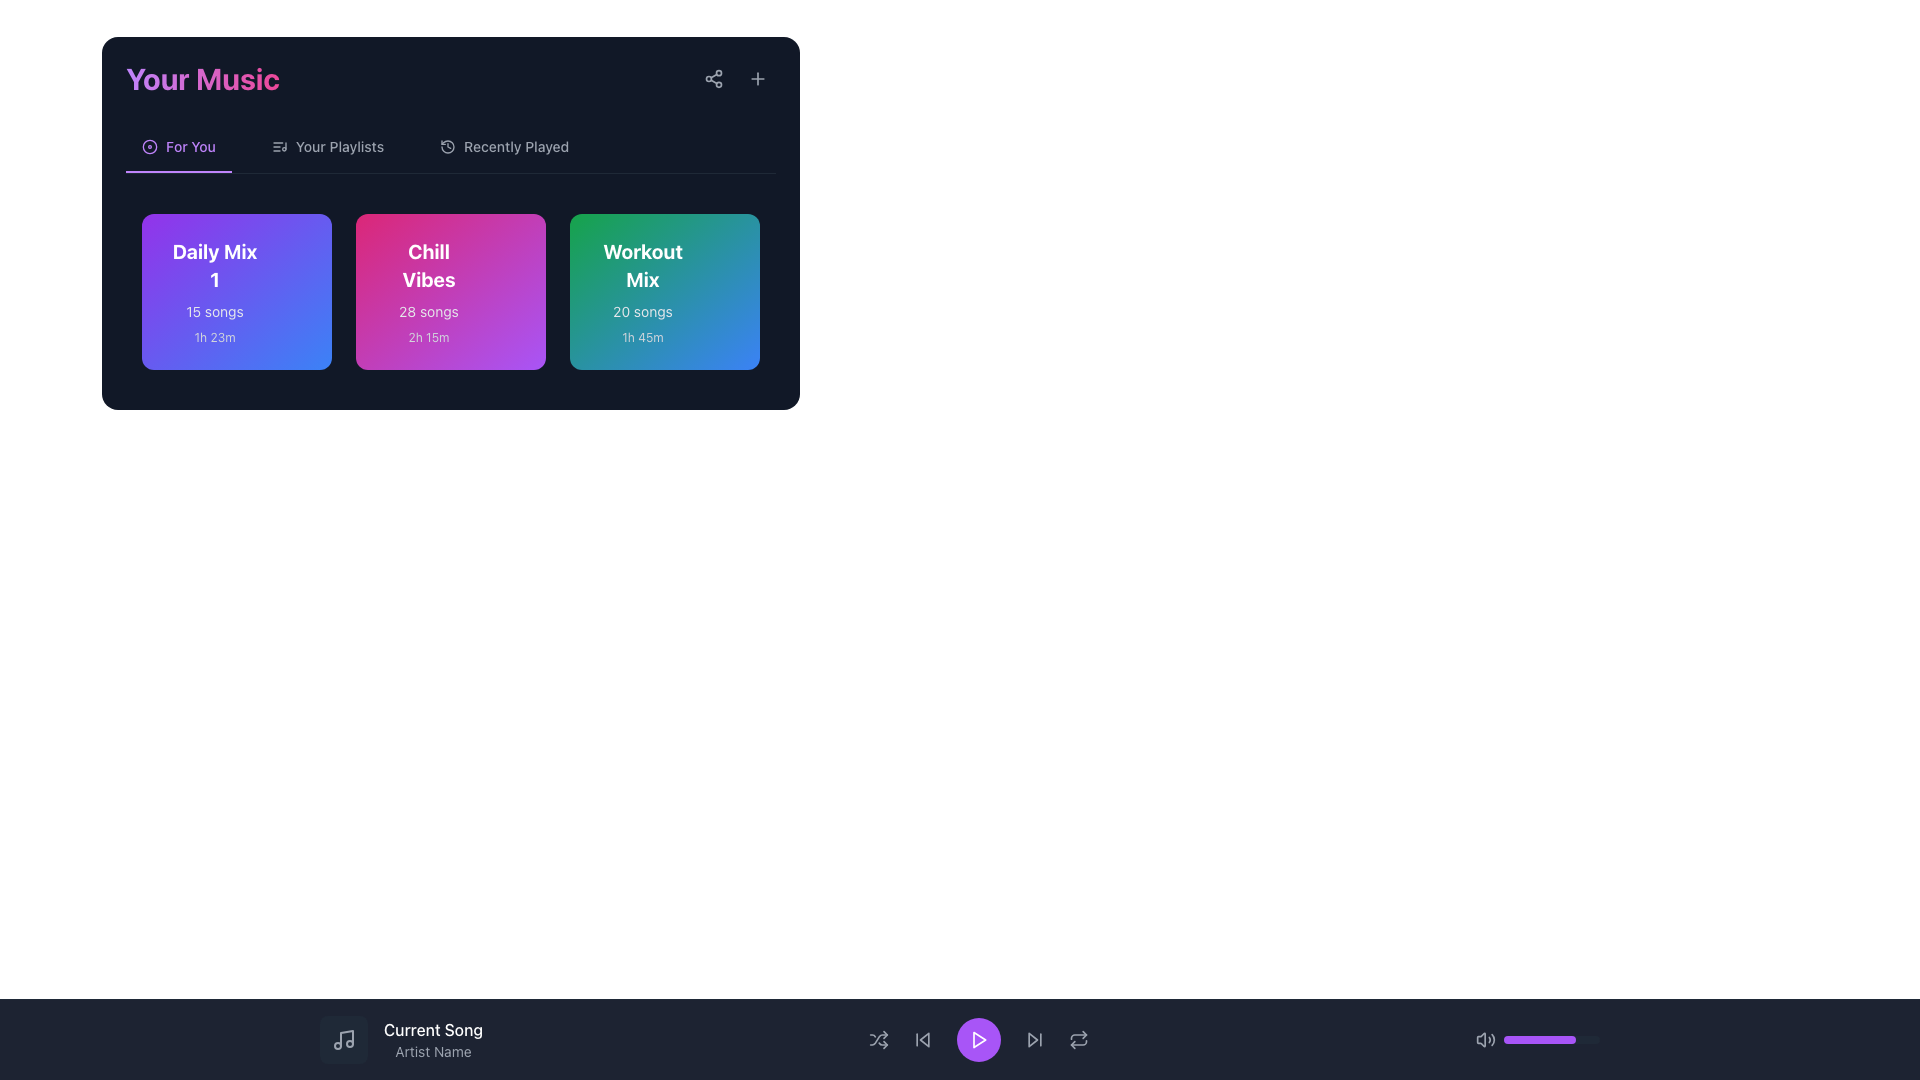  What do you see at coordinates (504, 153) in the screenshot?
I see `the third navigation tab to switch to the 'Recently Played' section` at bounding box center [504, 153].